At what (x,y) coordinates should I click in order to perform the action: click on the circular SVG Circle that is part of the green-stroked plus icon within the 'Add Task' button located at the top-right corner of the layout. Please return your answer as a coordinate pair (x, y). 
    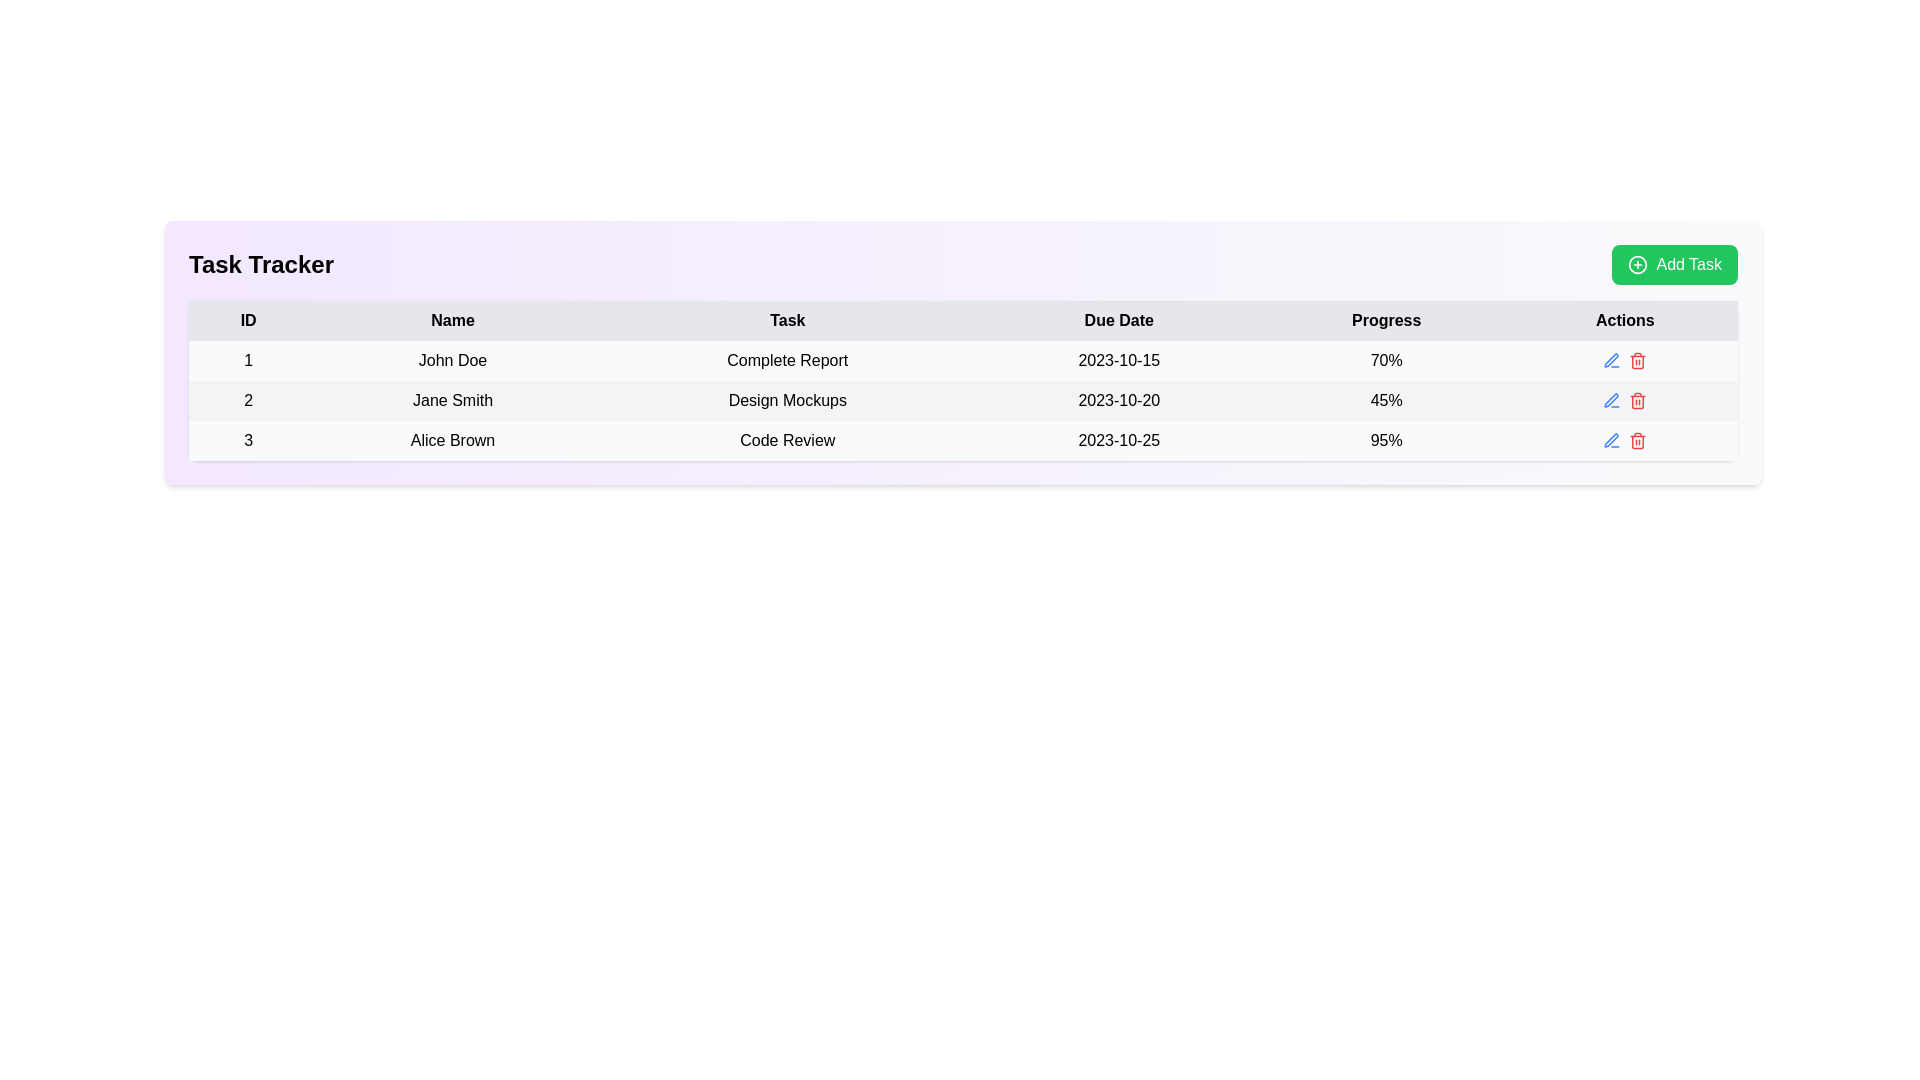
    Looking at the image, I should click on (1638, 264).